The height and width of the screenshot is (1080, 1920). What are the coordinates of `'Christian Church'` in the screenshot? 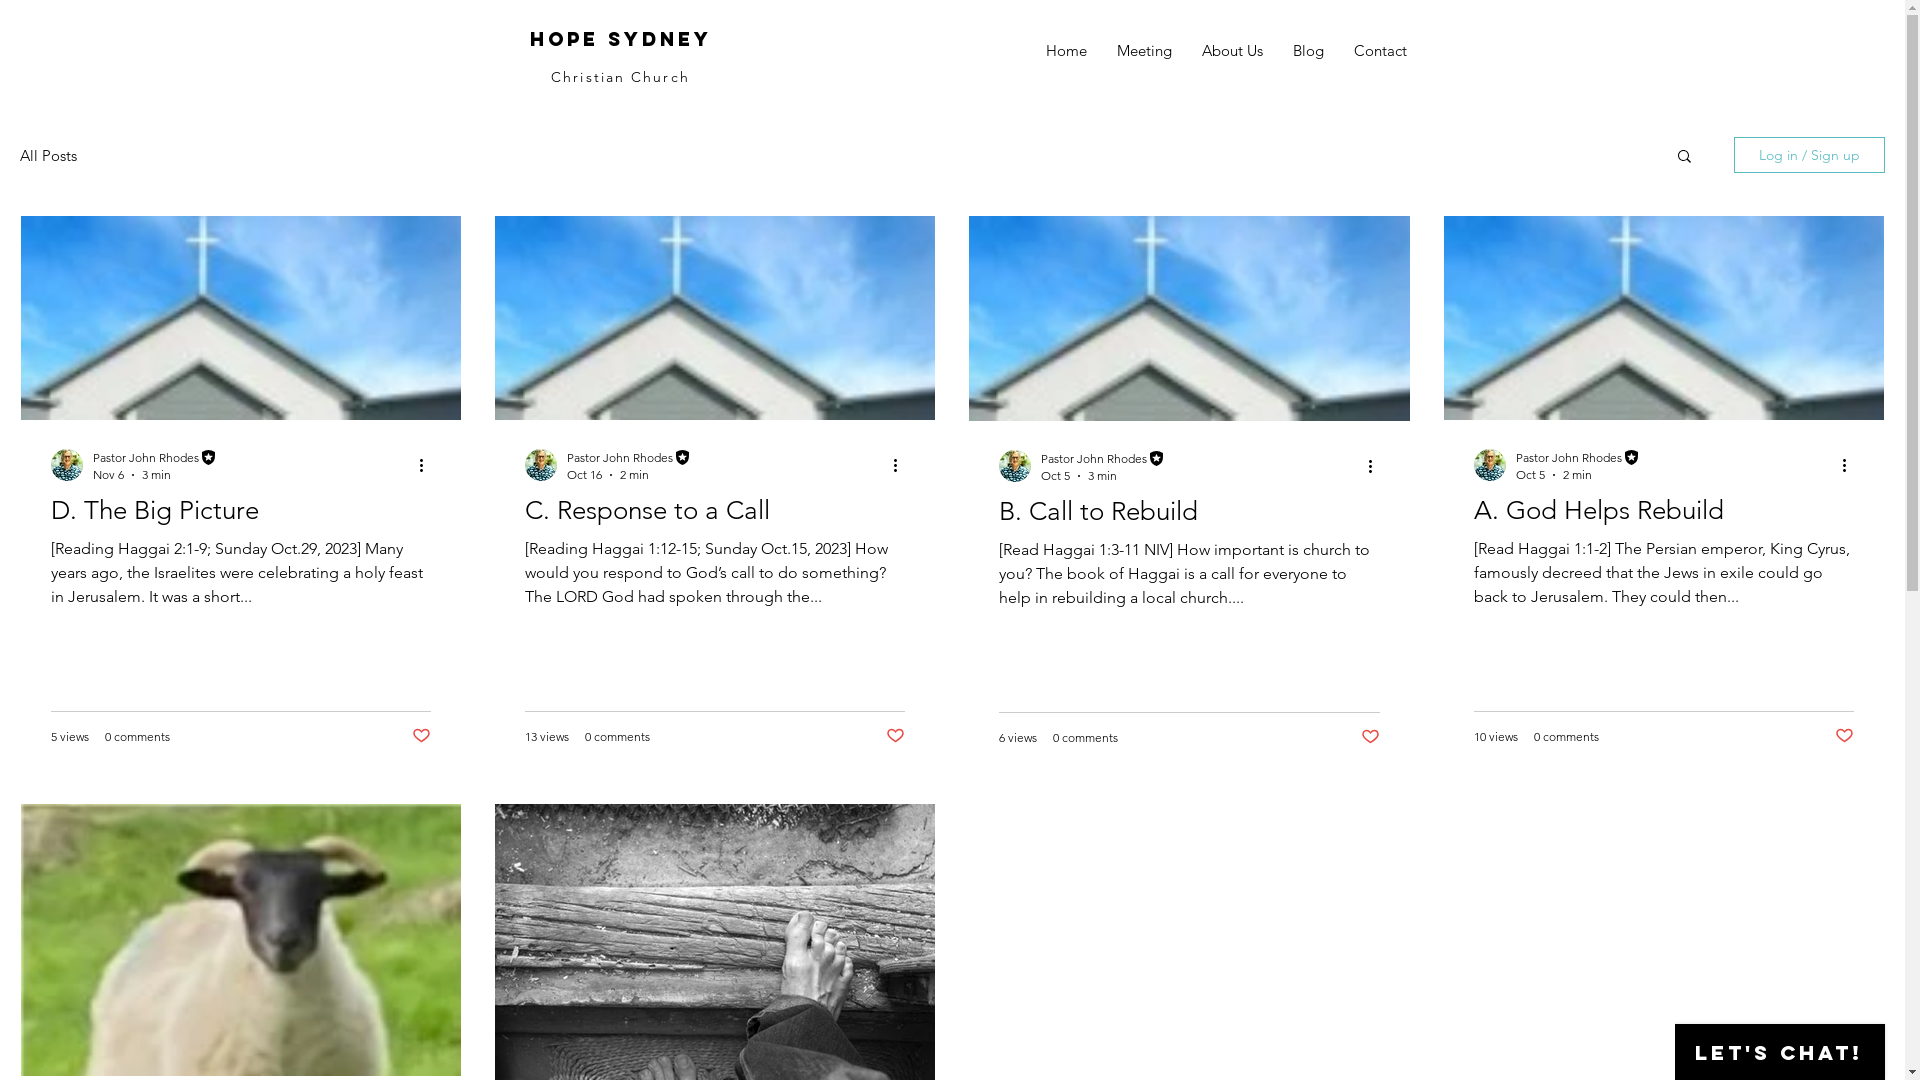 It's located at (619, 76).